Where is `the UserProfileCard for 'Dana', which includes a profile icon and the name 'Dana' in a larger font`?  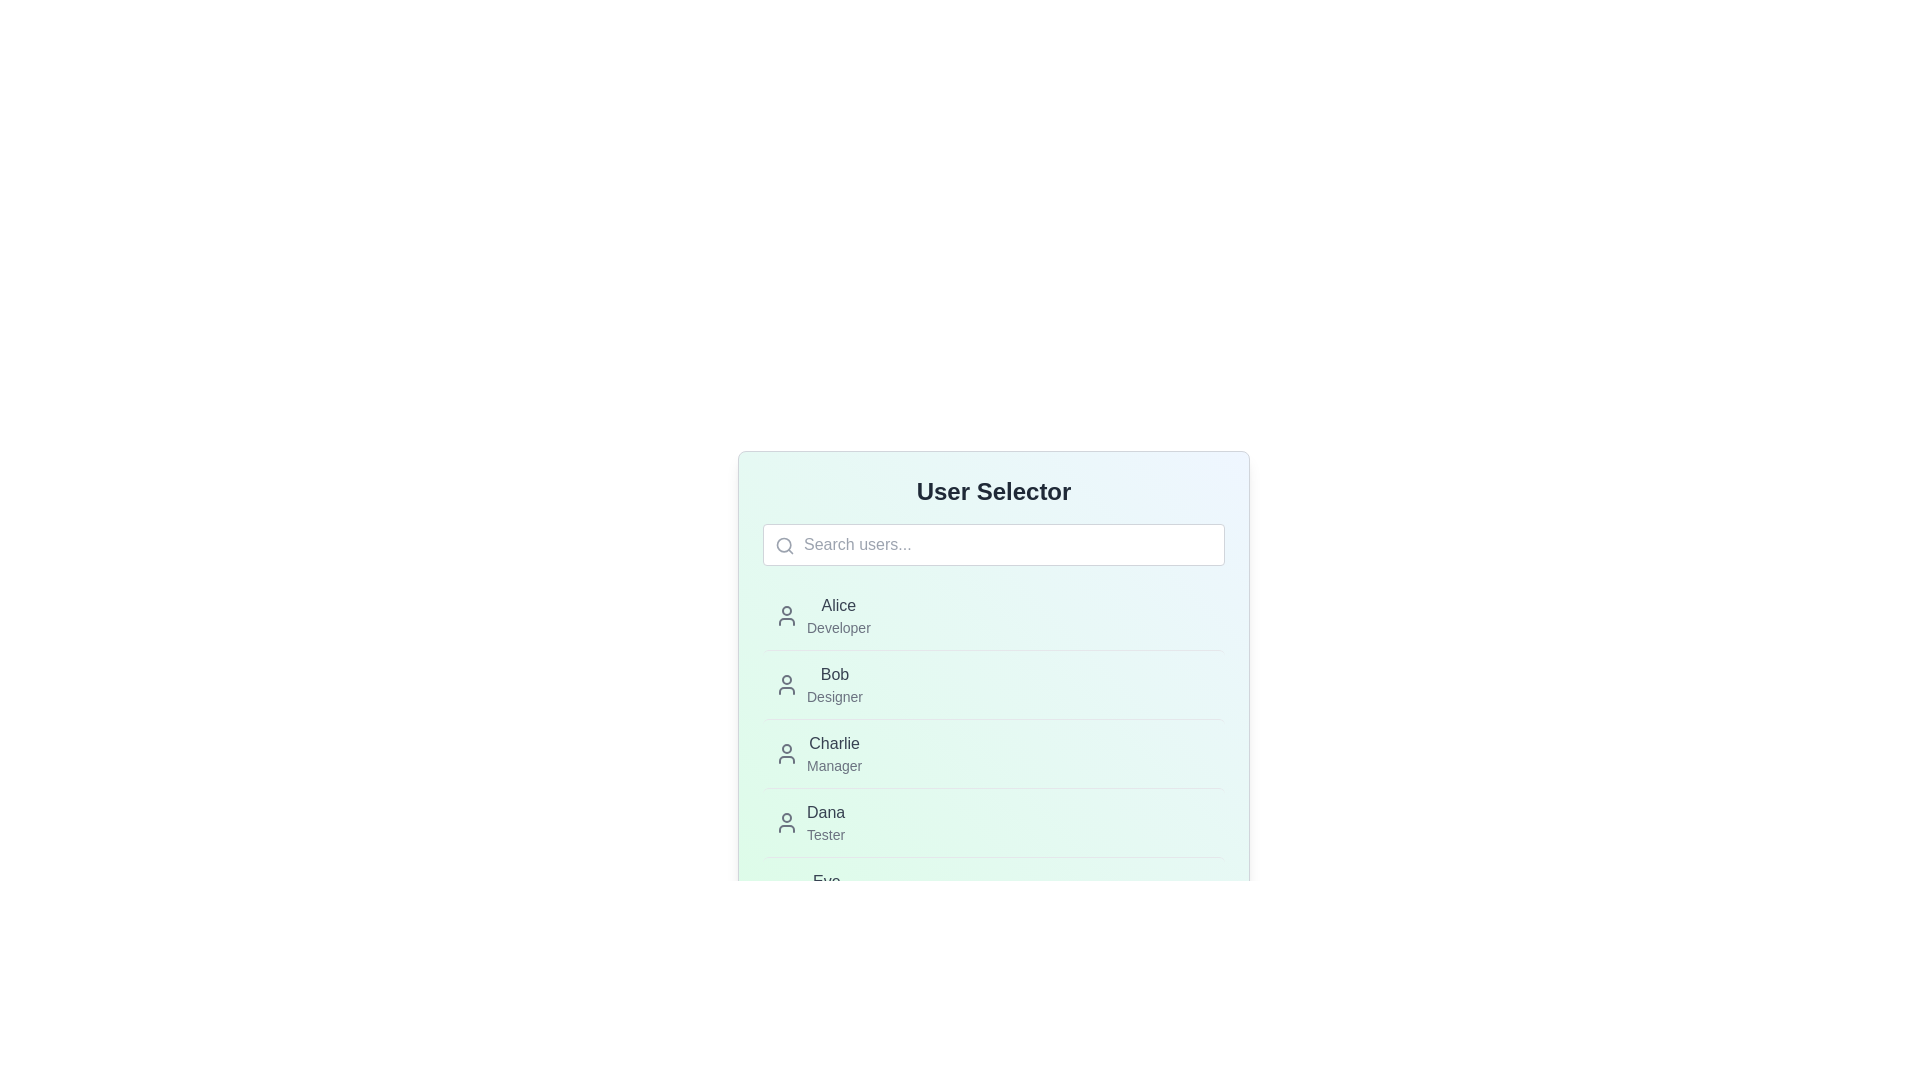 the UserProfileCard for 'Dana', which includes a profile icon and the name 'Dana' in a larger font is located at coordinates (810, 822).